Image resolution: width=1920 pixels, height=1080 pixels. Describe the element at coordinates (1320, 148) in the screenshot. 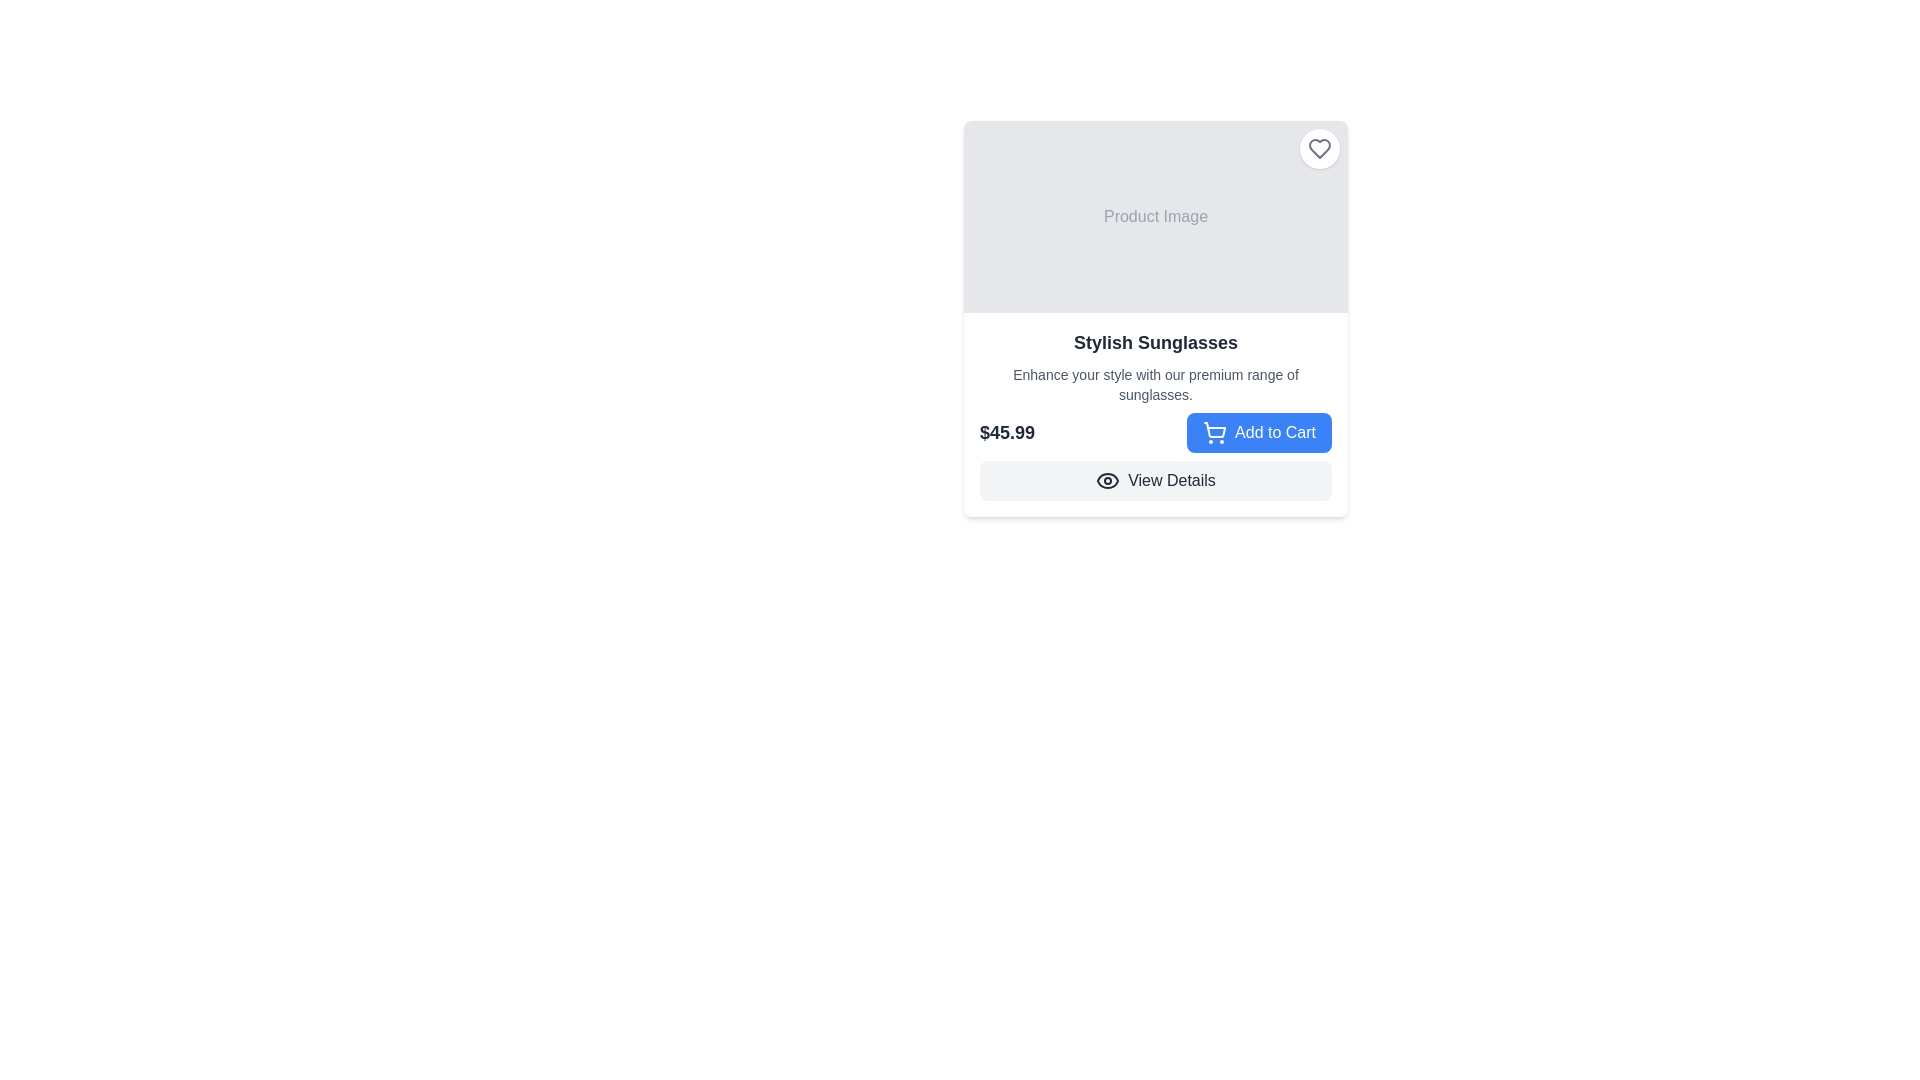

I see `the heart-shaped icon located at the top-right corner of the product card to mark the item as favorite` at that location.